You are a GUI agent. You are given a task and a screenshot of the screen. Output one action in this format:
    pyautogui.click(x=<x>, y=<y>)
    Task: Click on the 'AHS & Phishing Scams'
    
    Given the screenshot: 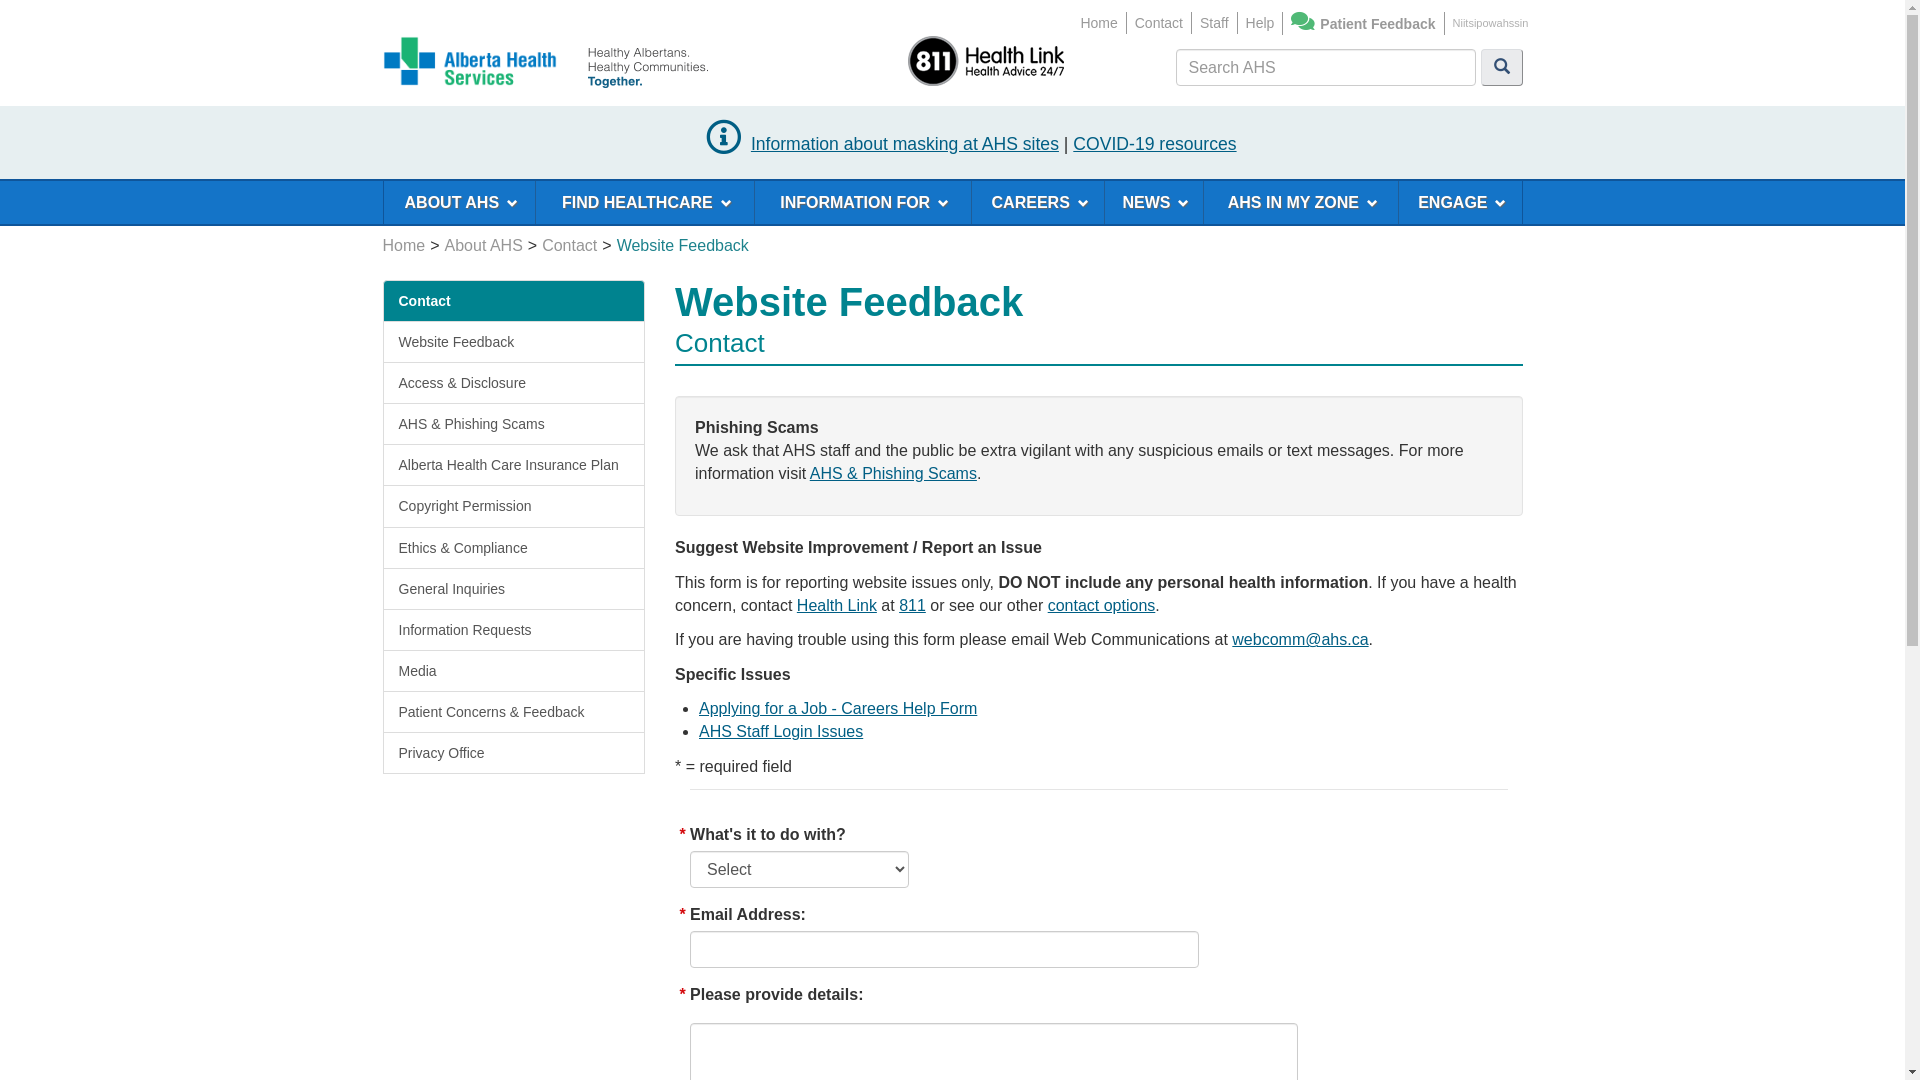 What is the action you would take?
    pyautogui.click(x=810, y=473)
    